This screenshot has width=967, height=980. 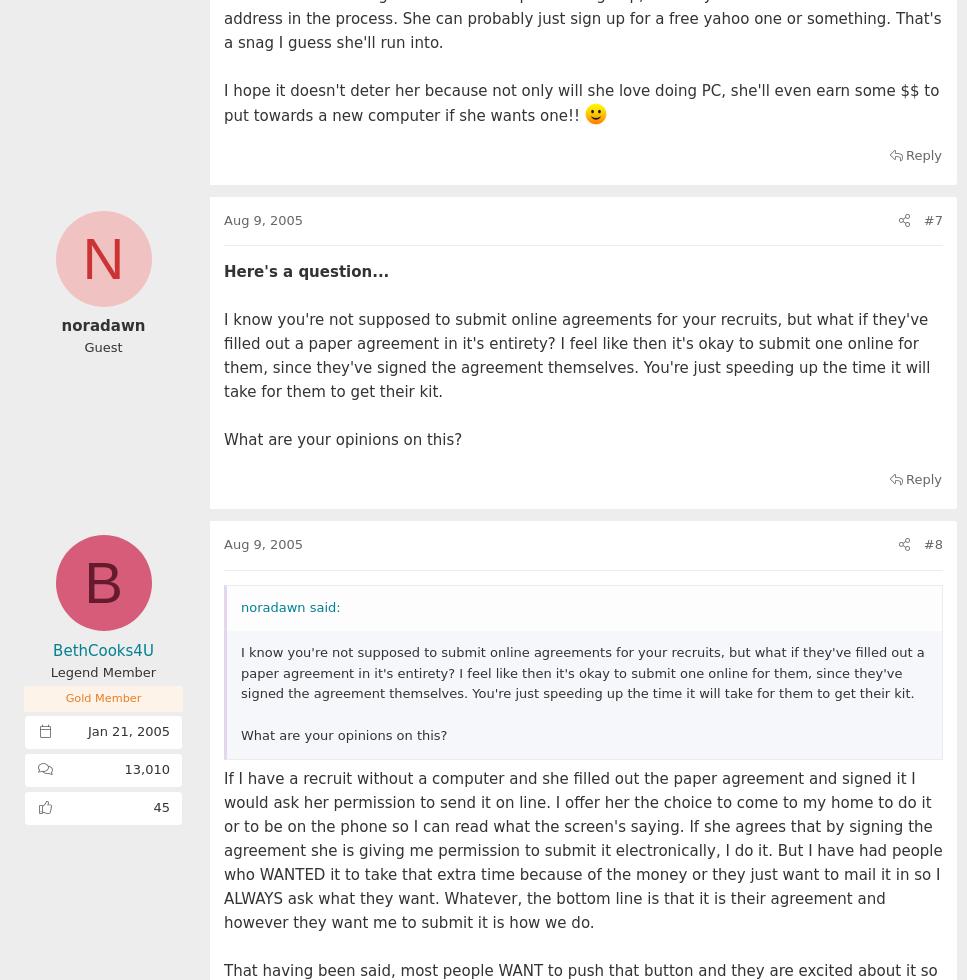 What do you see at coordinates (152, 807) in the screenshot?
I see `'45'` at bounding box center [152, 807].